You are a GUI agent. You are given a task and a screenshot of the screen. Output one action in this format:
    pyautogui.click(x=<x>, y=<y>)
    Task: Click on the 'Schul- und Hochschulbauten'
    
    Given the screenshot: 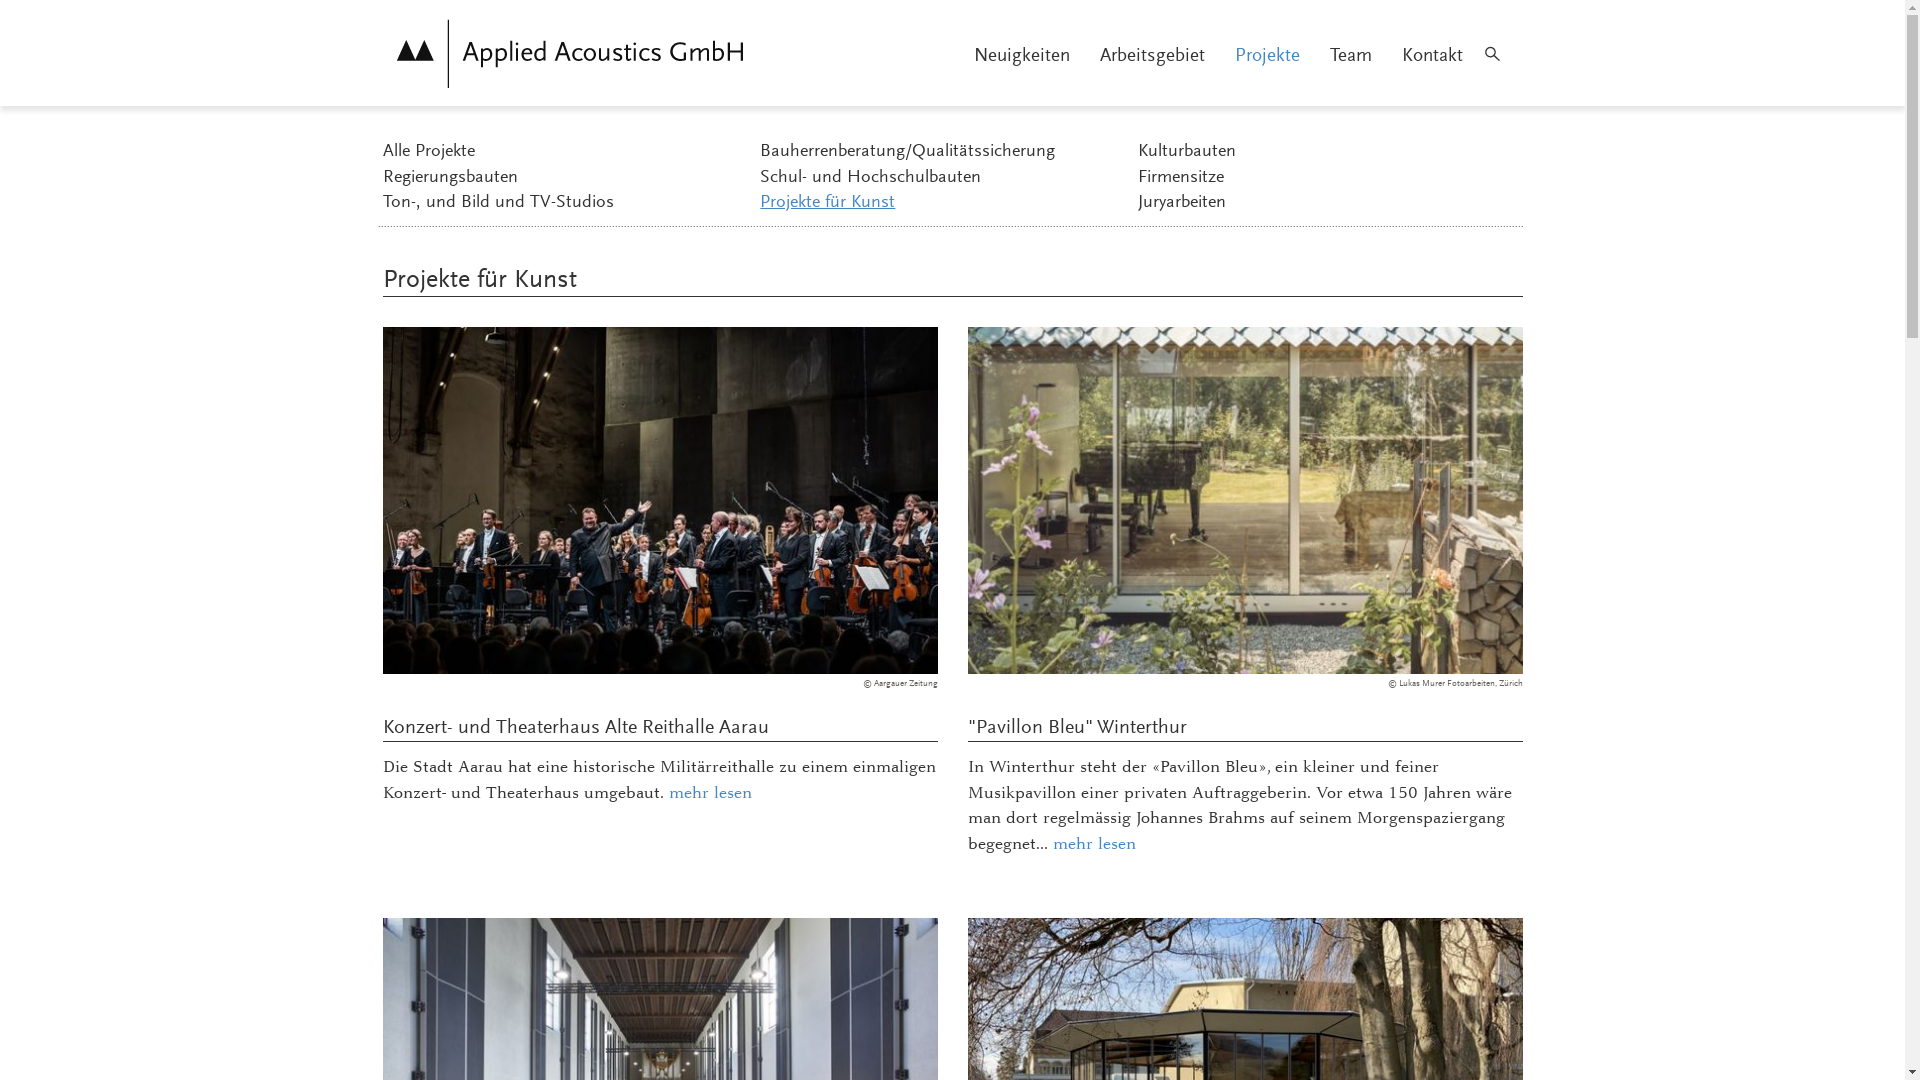 What is the action you would take?
    pyautogui.click(x=943, y=177)
    